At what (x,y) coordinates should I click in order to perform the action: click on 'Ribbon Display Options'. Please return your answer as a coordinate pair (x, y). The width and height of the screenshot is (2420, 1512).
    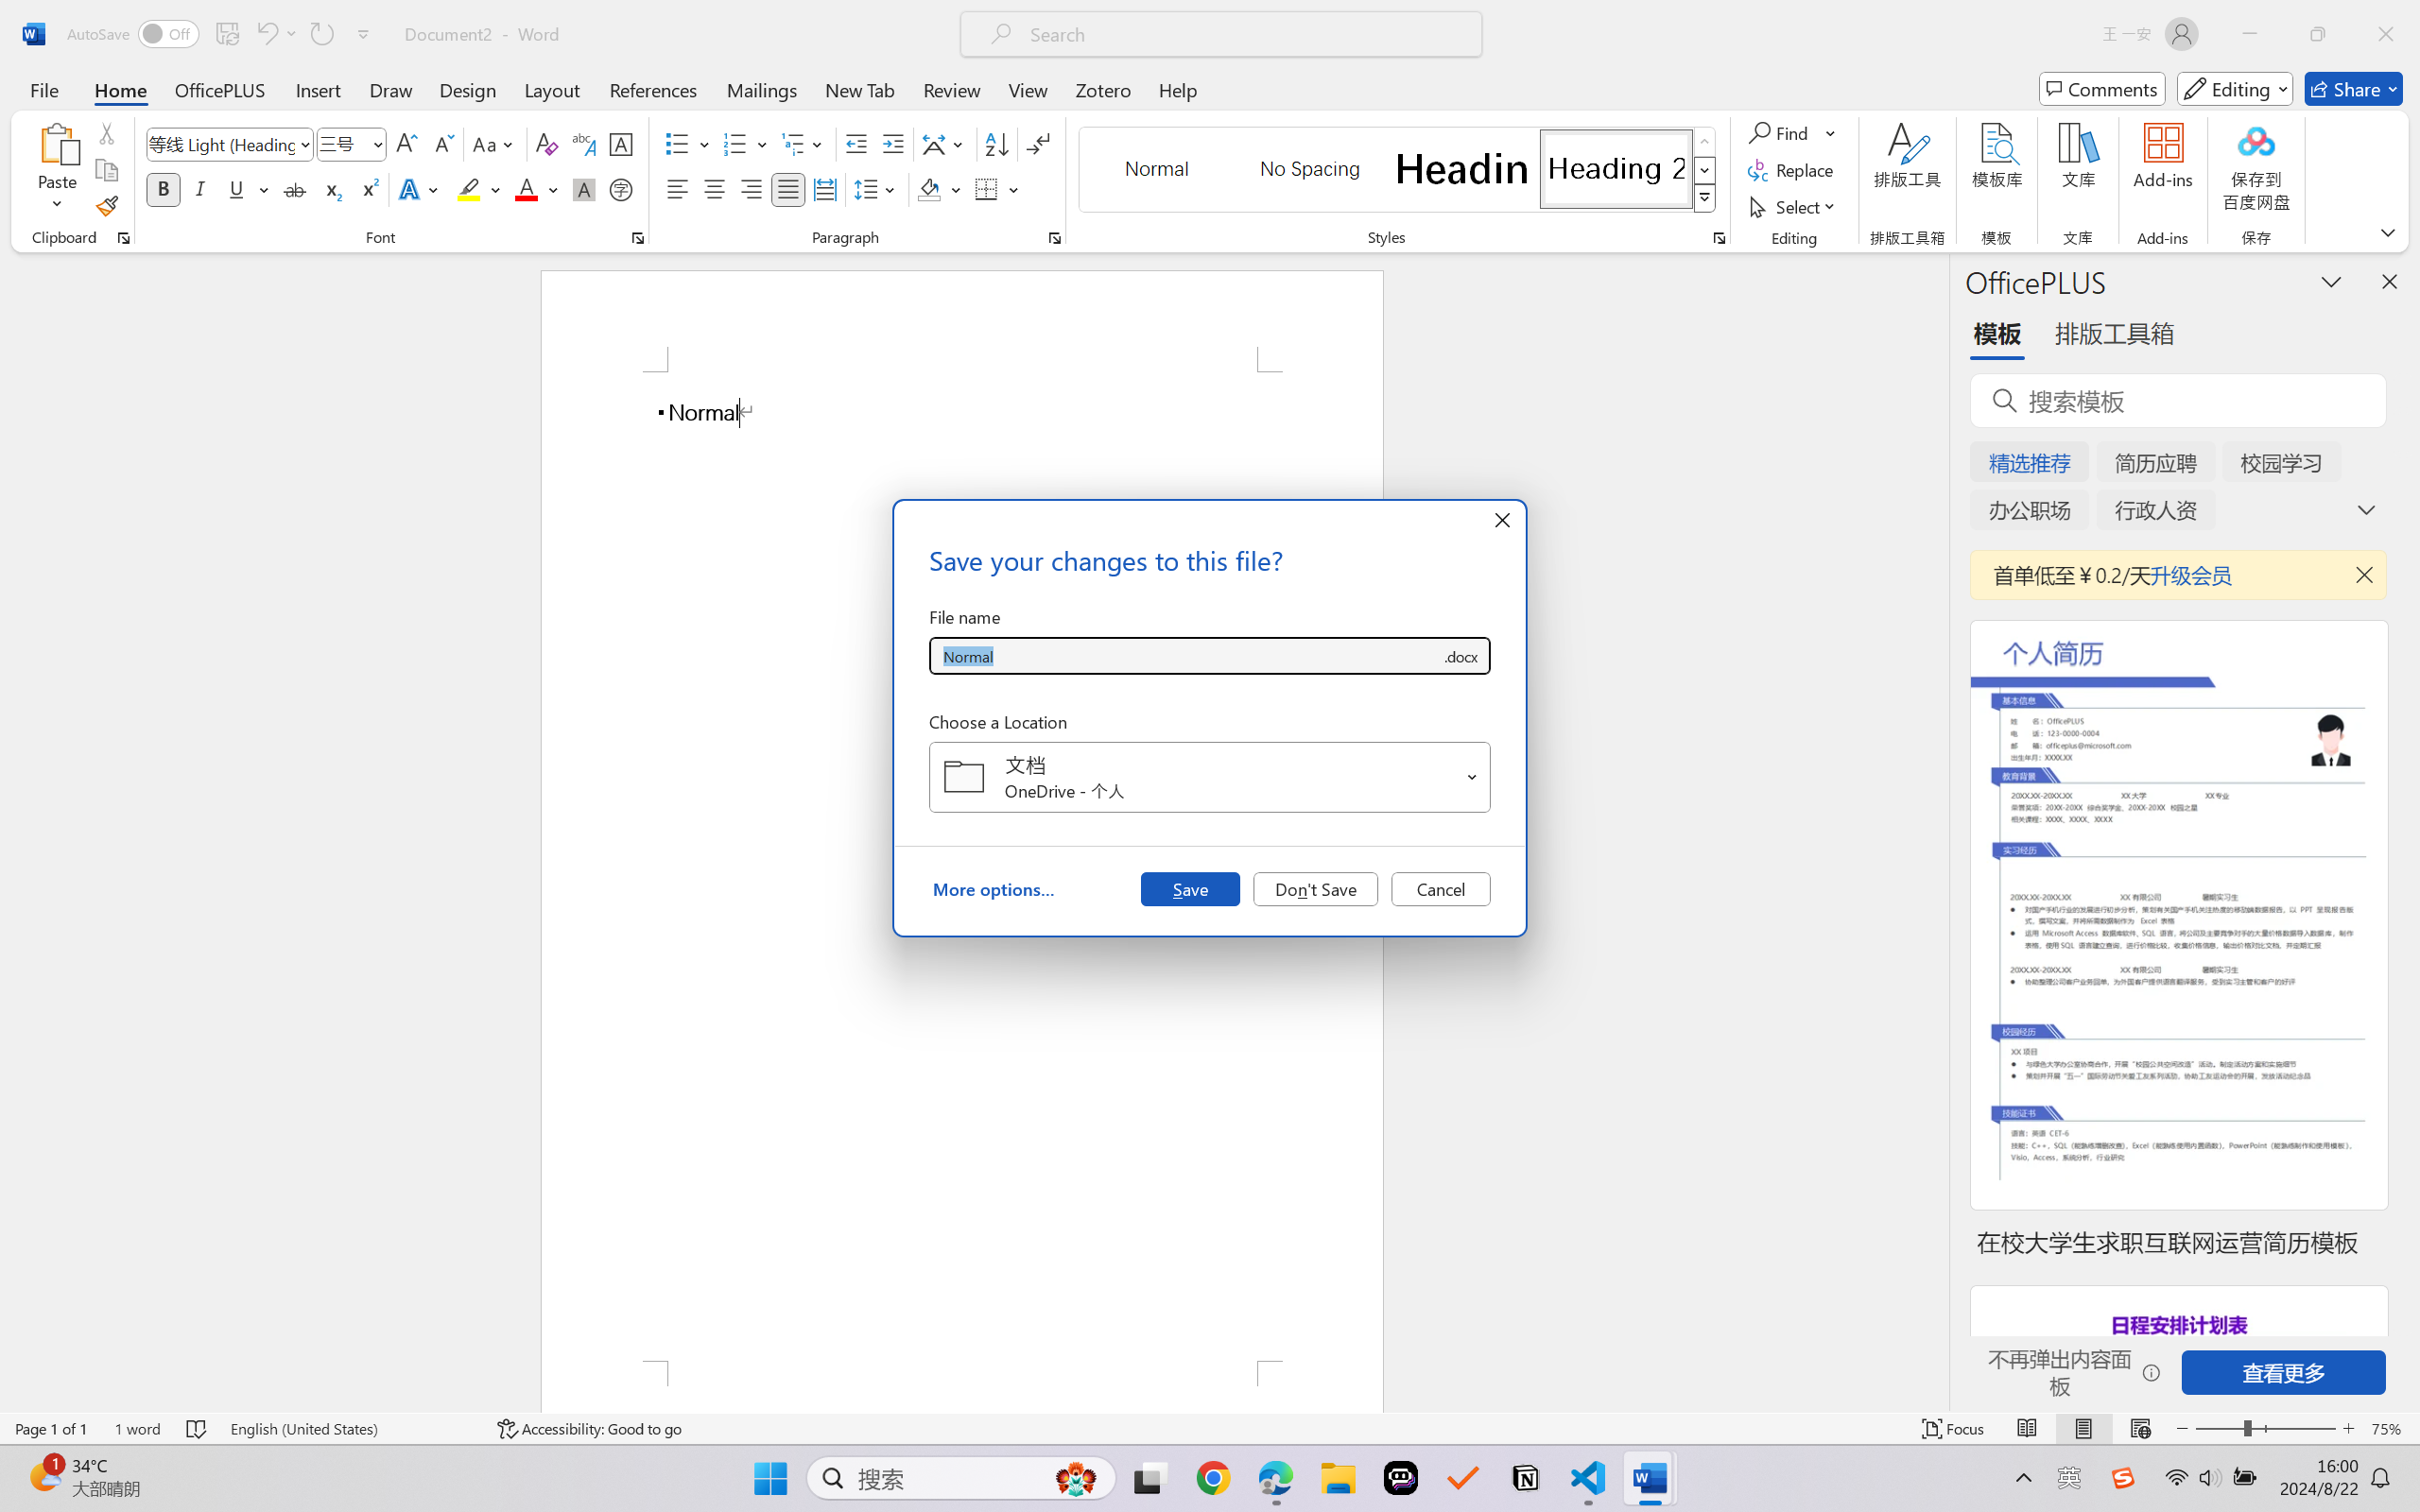
    Looking at the image, I should click on (2387, 231).